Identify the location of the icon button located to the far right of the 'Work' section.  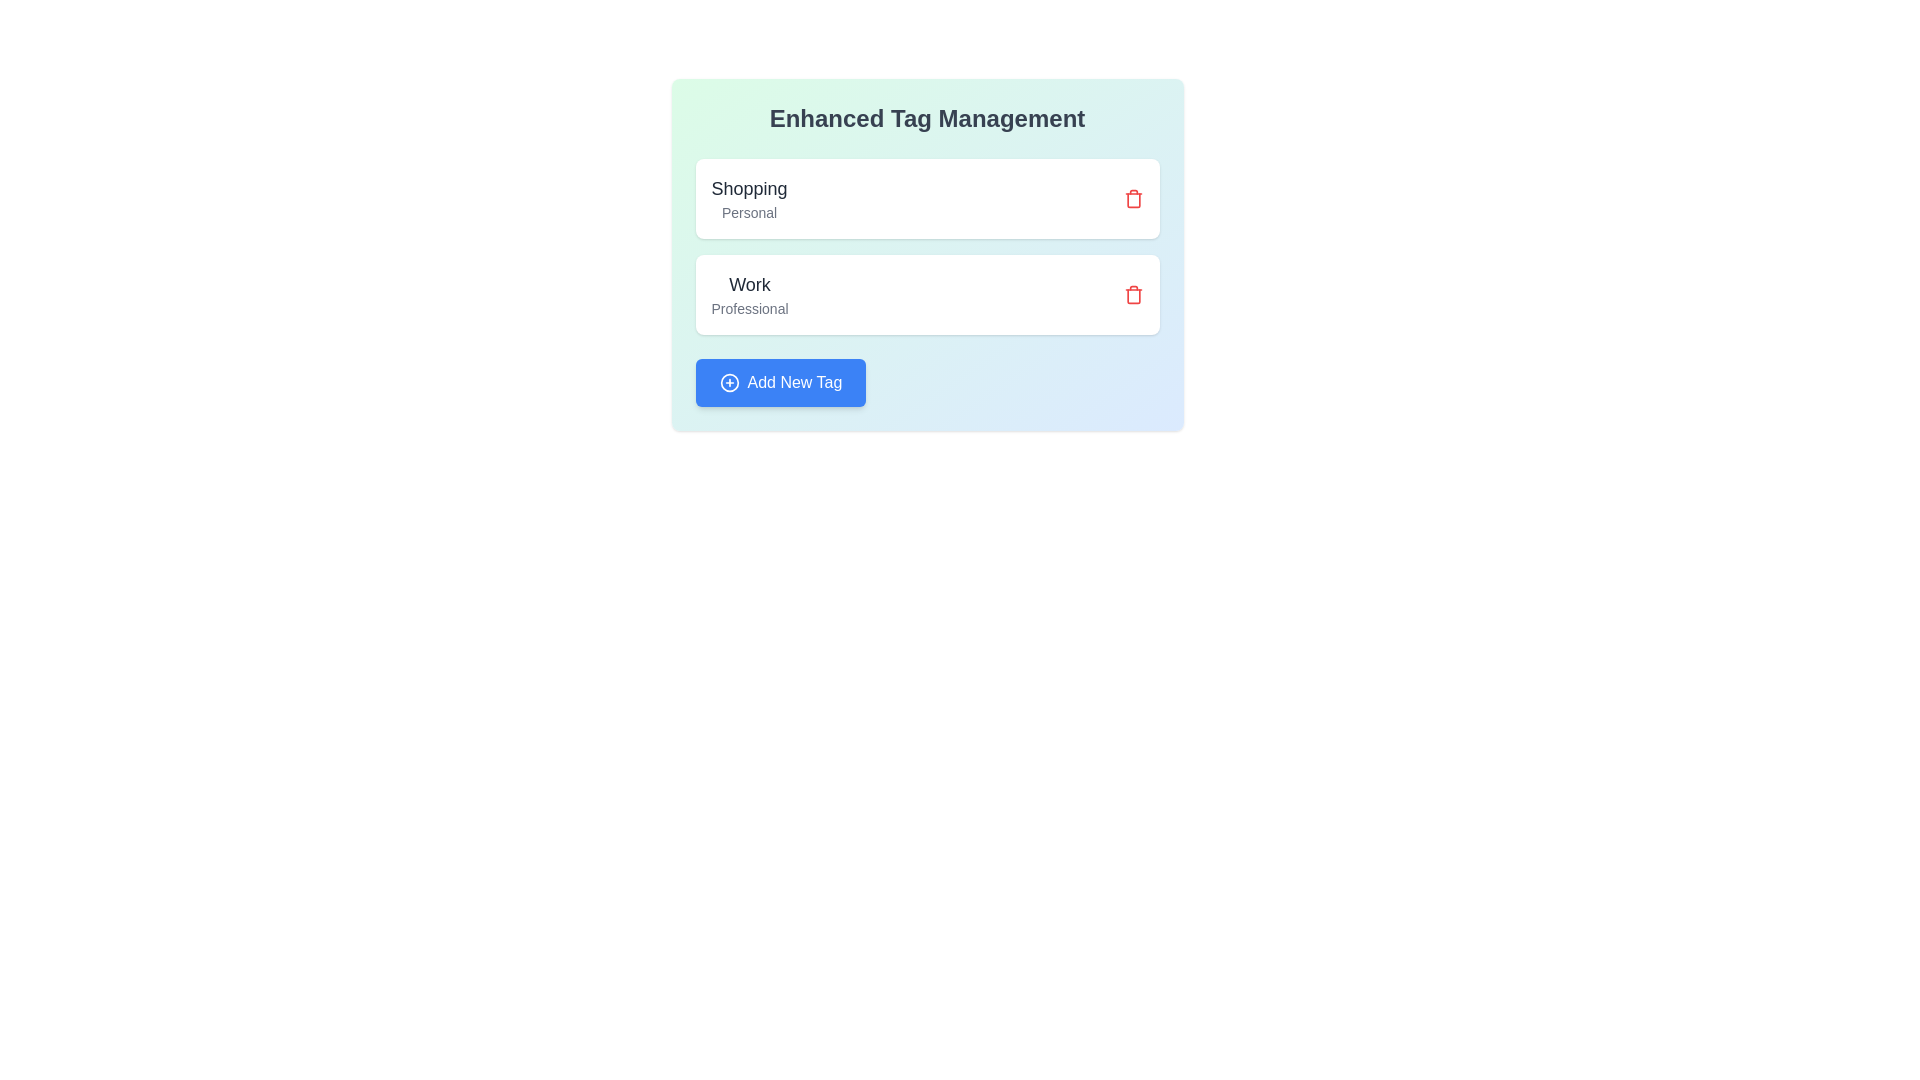
(1133, 294).